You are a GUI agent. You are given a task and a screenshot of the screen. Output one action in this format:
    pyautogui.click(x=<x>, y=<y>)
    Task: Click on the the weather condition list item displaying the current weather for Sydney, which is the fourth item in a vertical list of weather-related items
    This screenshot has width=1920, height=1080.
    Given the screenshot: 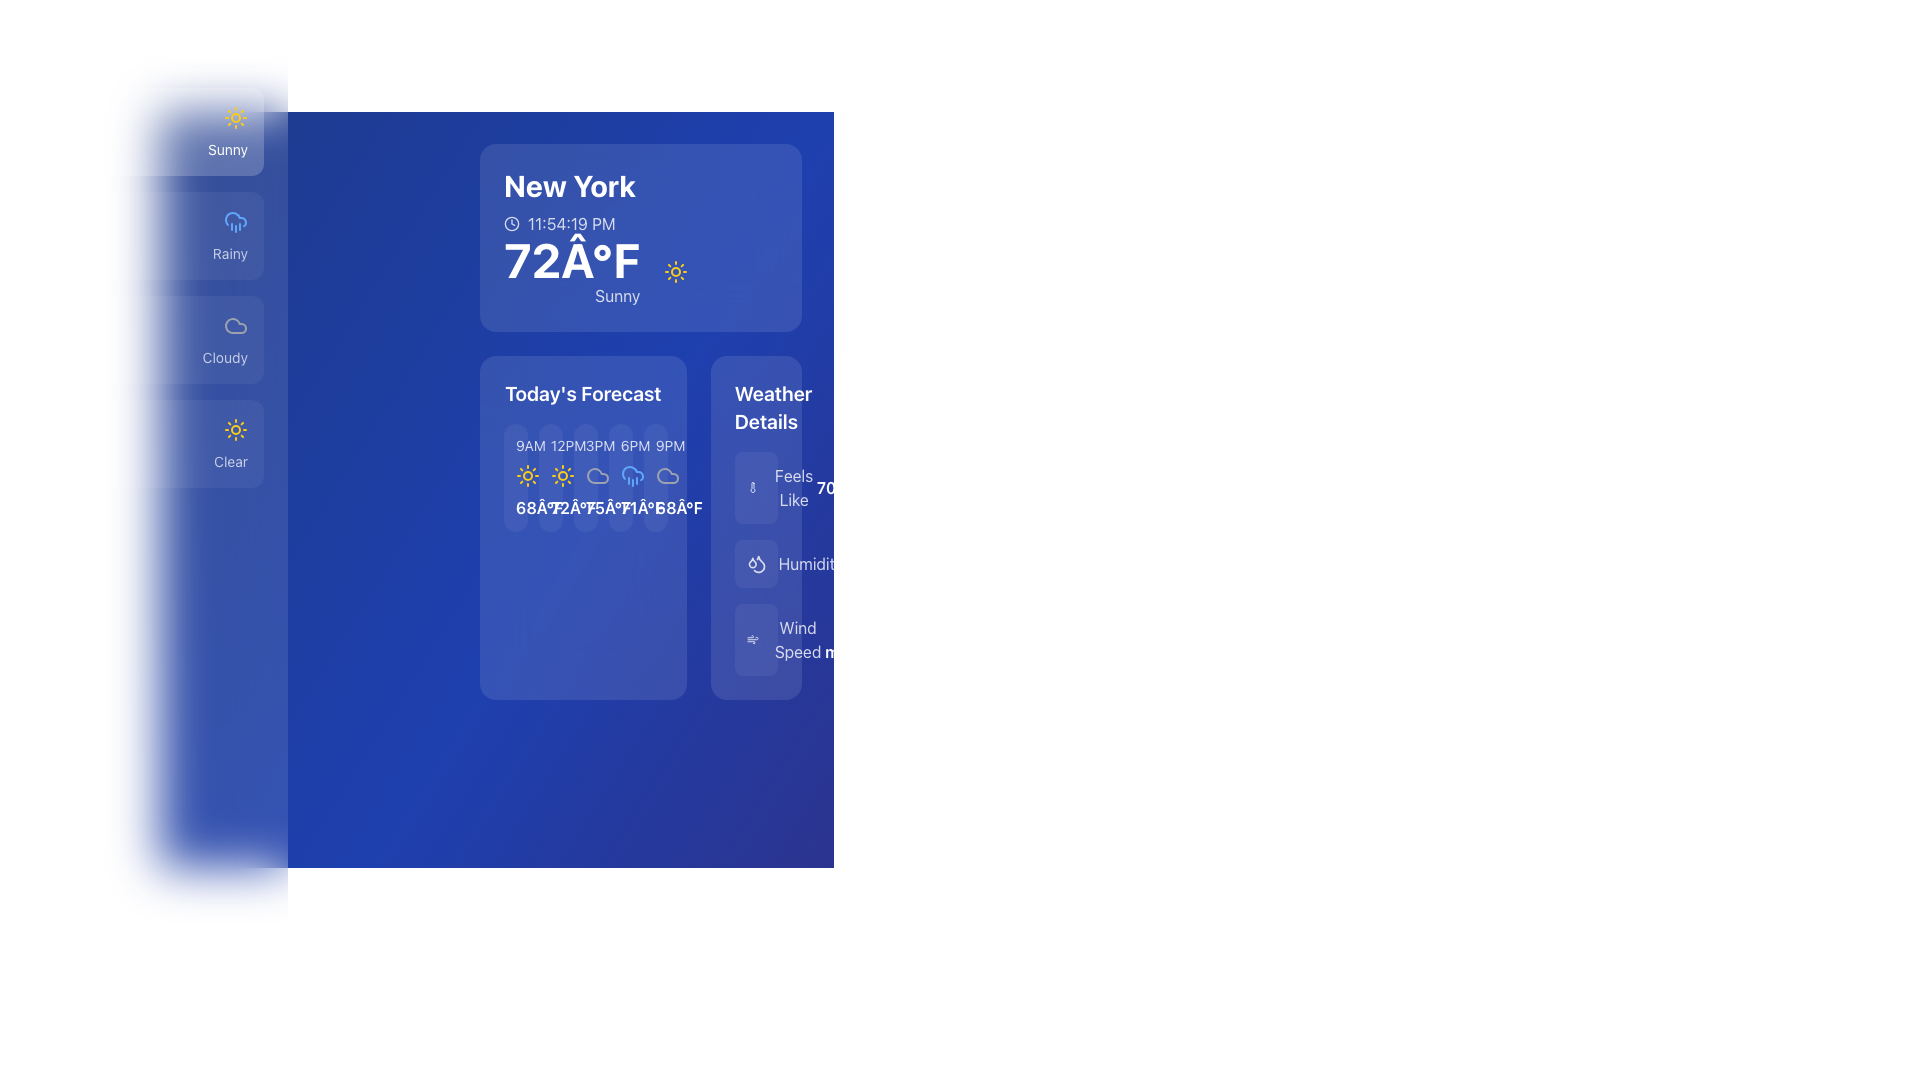 What is the action you would take?
    pyautogui.click(x=143, y=428)
    